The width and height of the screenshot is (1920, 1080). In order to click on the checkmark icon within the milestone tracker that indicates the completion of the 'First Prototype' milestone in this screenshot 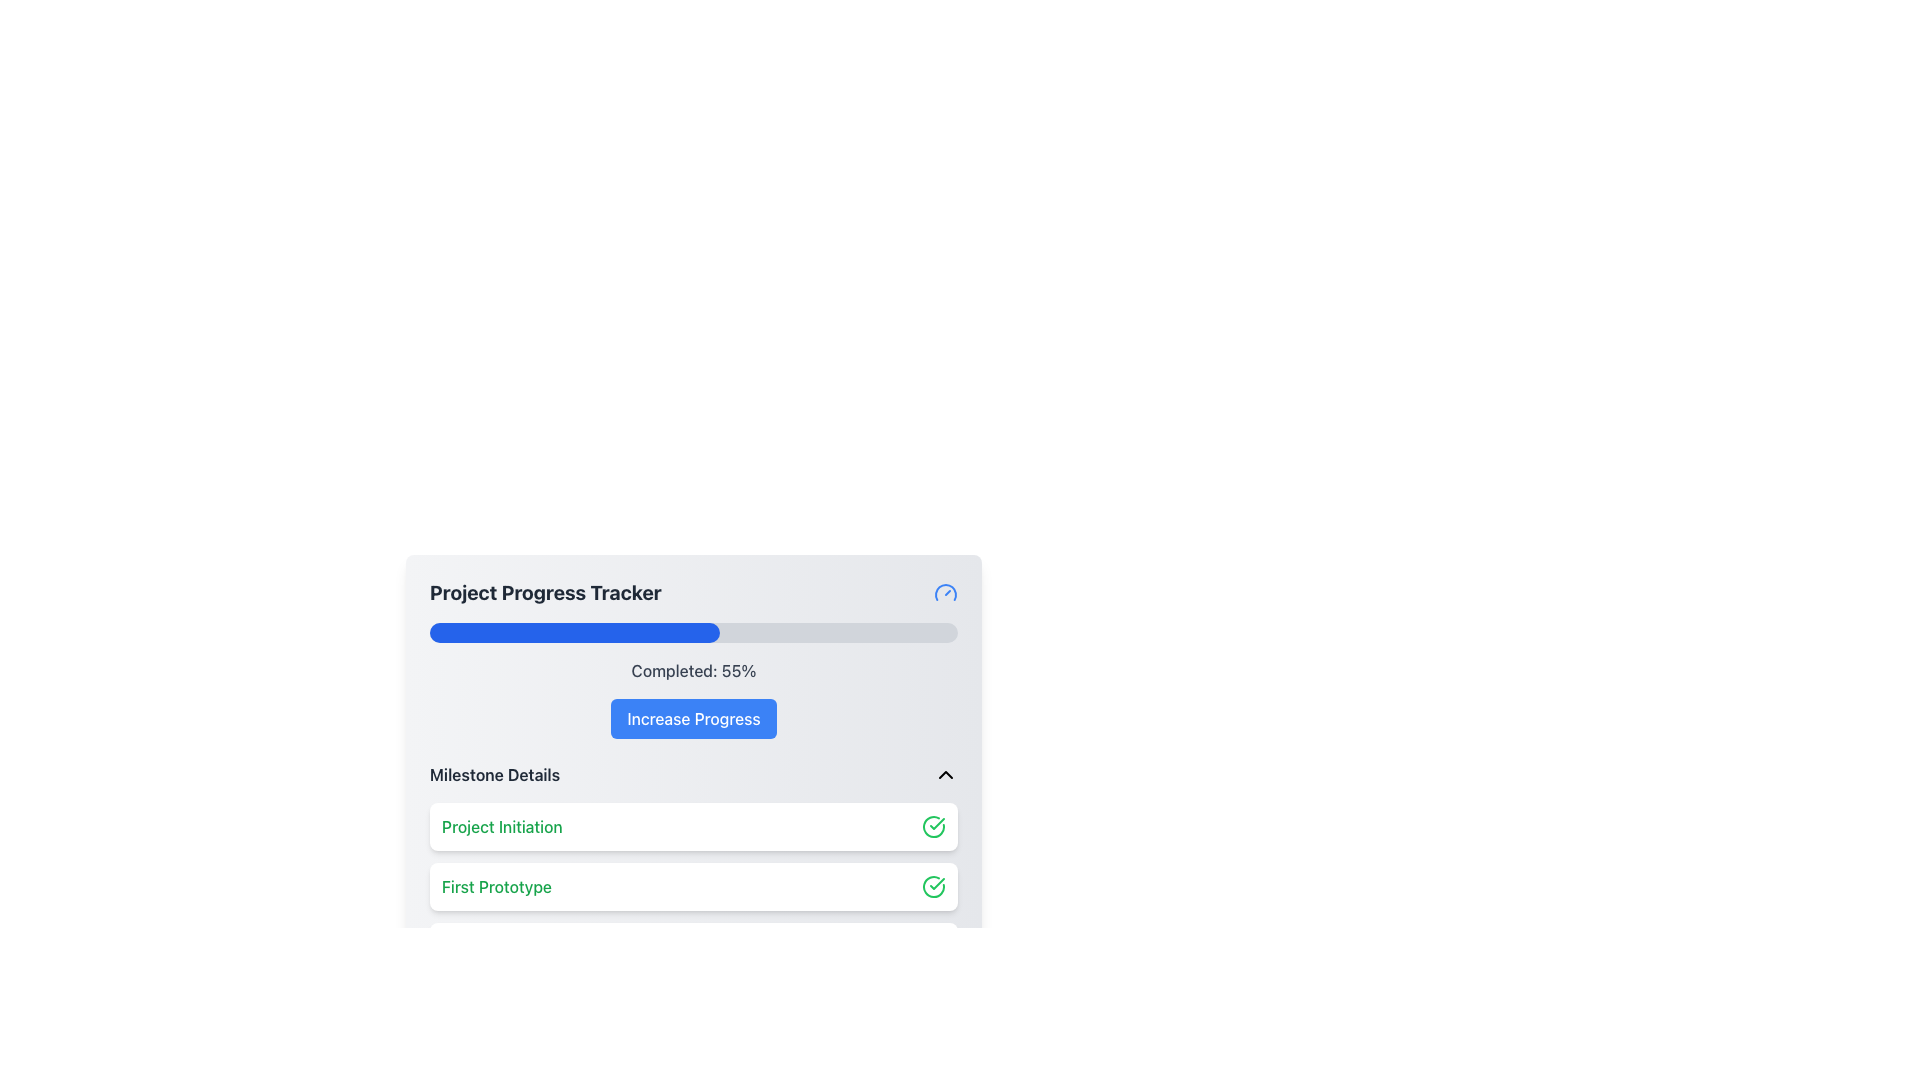, I will do `click(936, 824)`.